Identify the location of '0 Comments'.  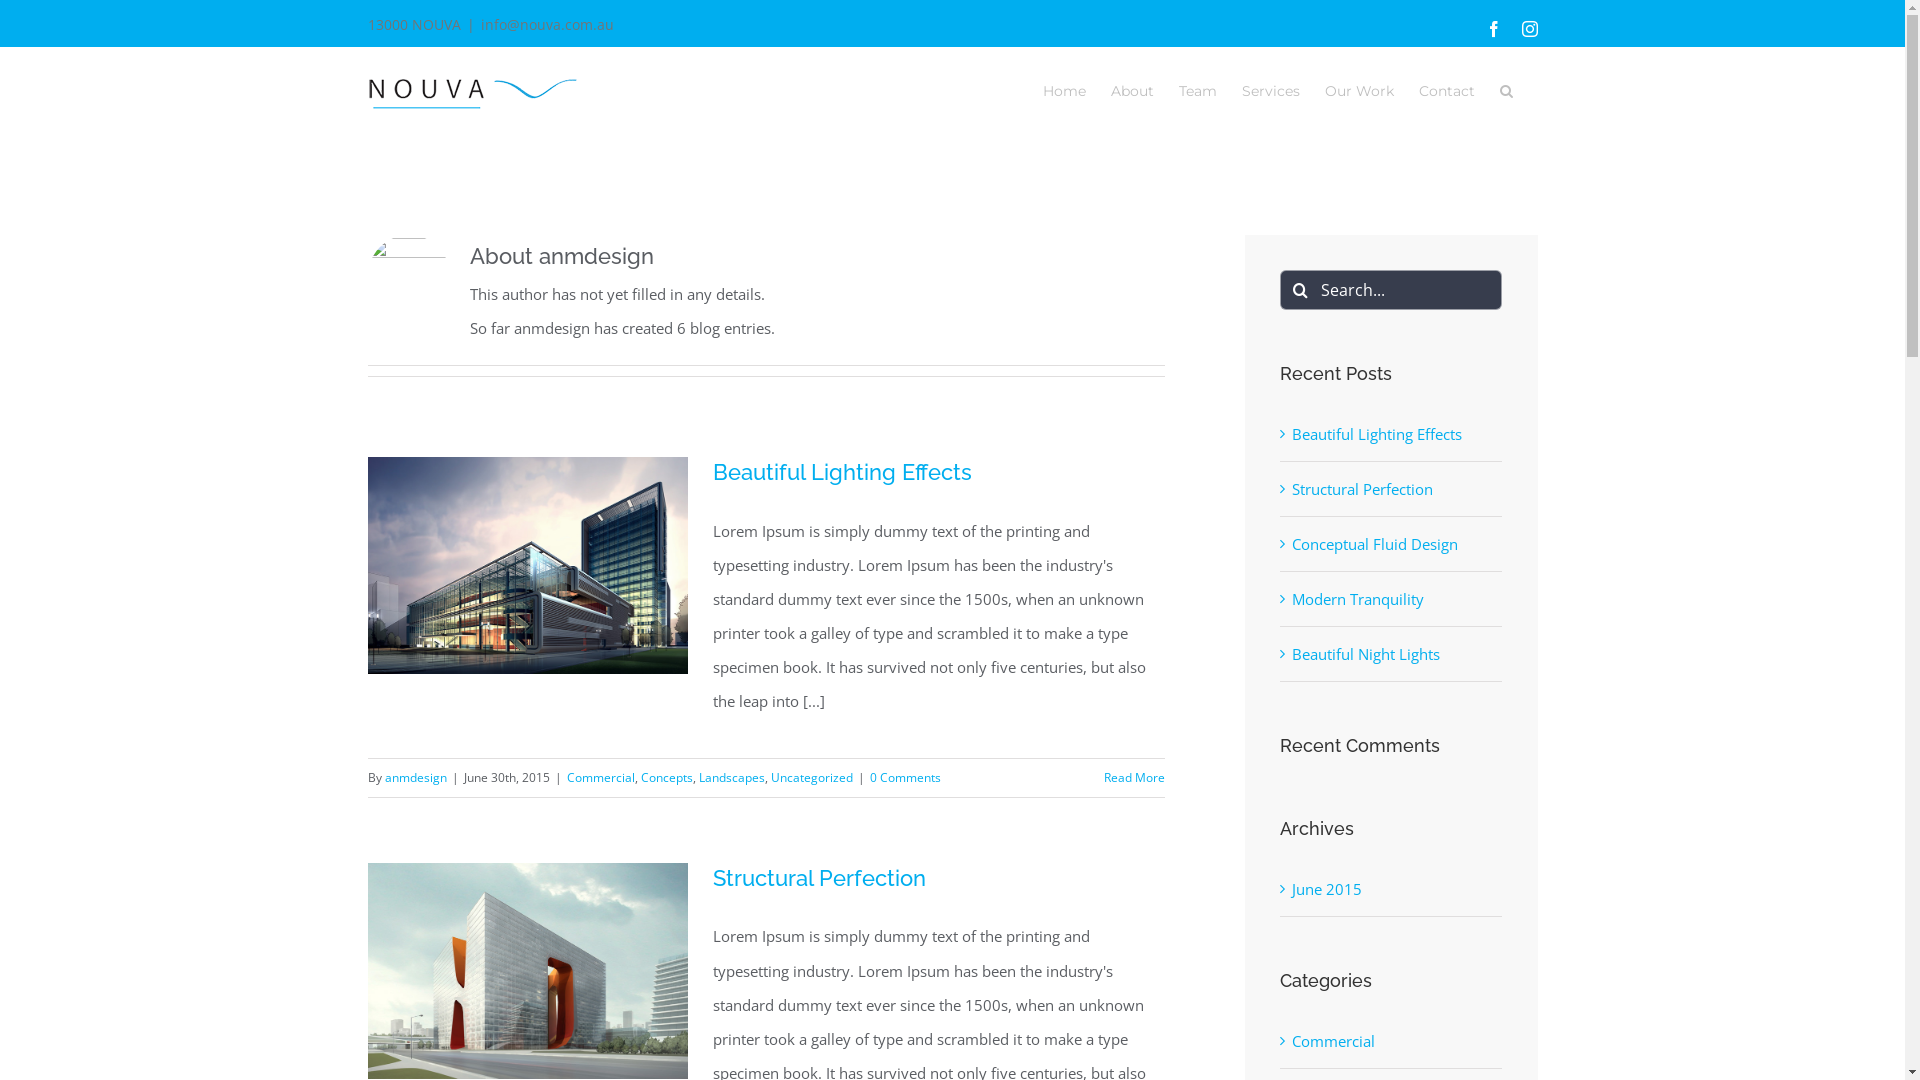
(904, 776).